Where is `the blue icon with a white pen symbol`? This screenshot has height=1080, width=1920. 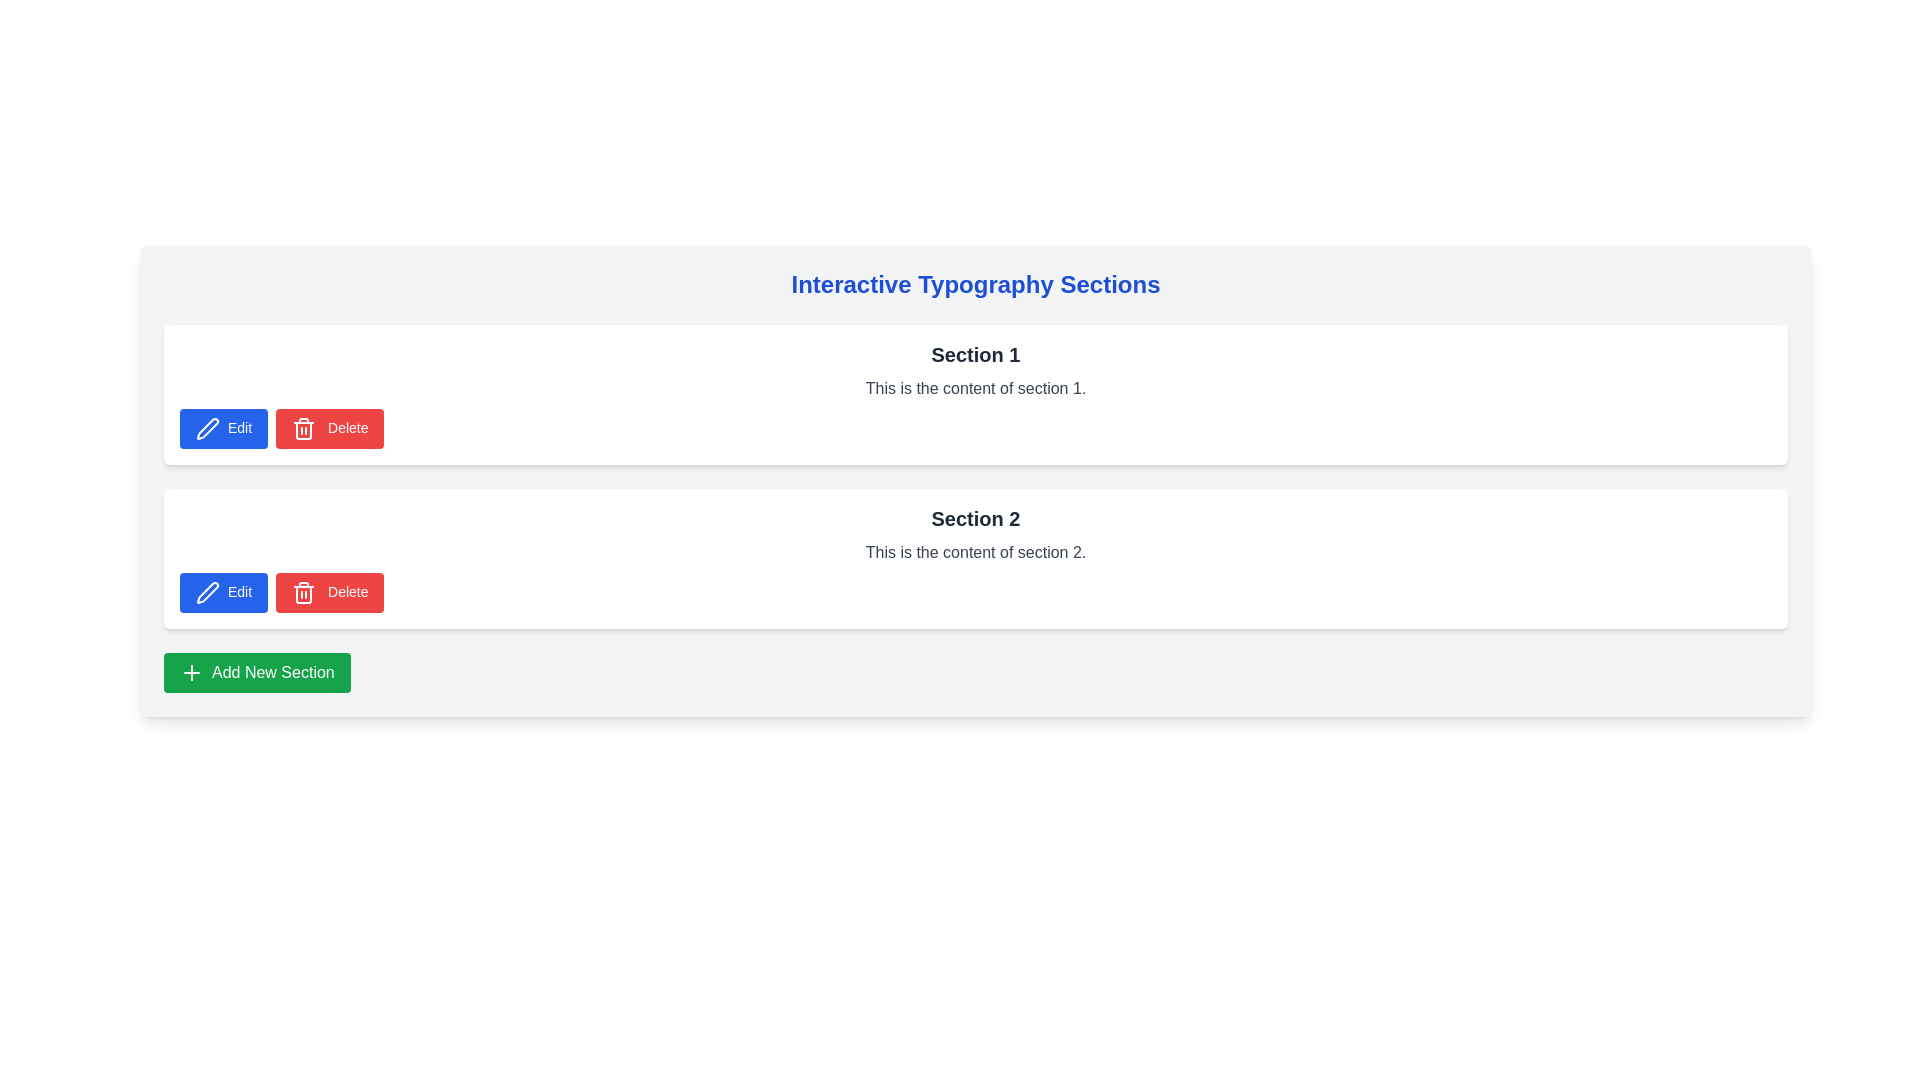 the blue icon with a white pen symbol is located at coordinates (206, 427).